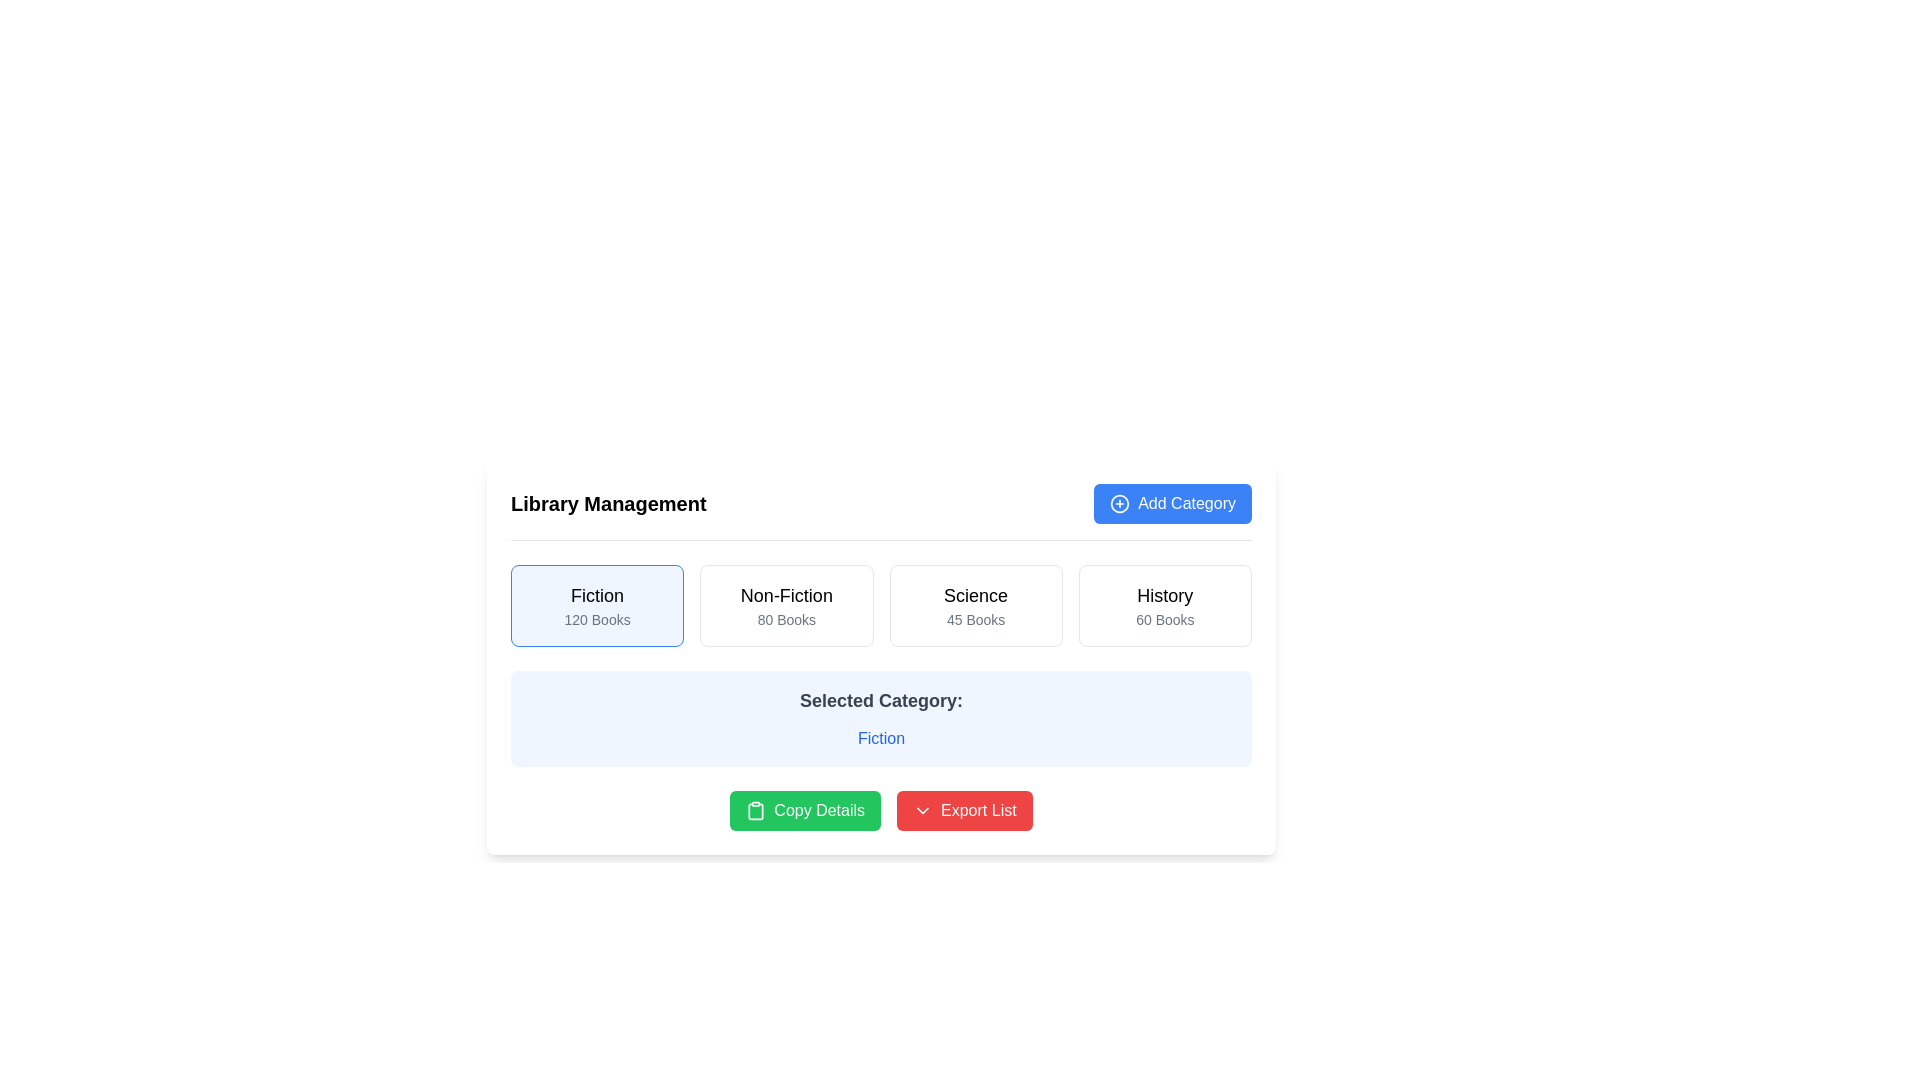 The width and height of the screenshot is (1920, 1080). I want to click on the downward-pointing chevron icon located to the left of the 'Export List' text, so click(921, 810).